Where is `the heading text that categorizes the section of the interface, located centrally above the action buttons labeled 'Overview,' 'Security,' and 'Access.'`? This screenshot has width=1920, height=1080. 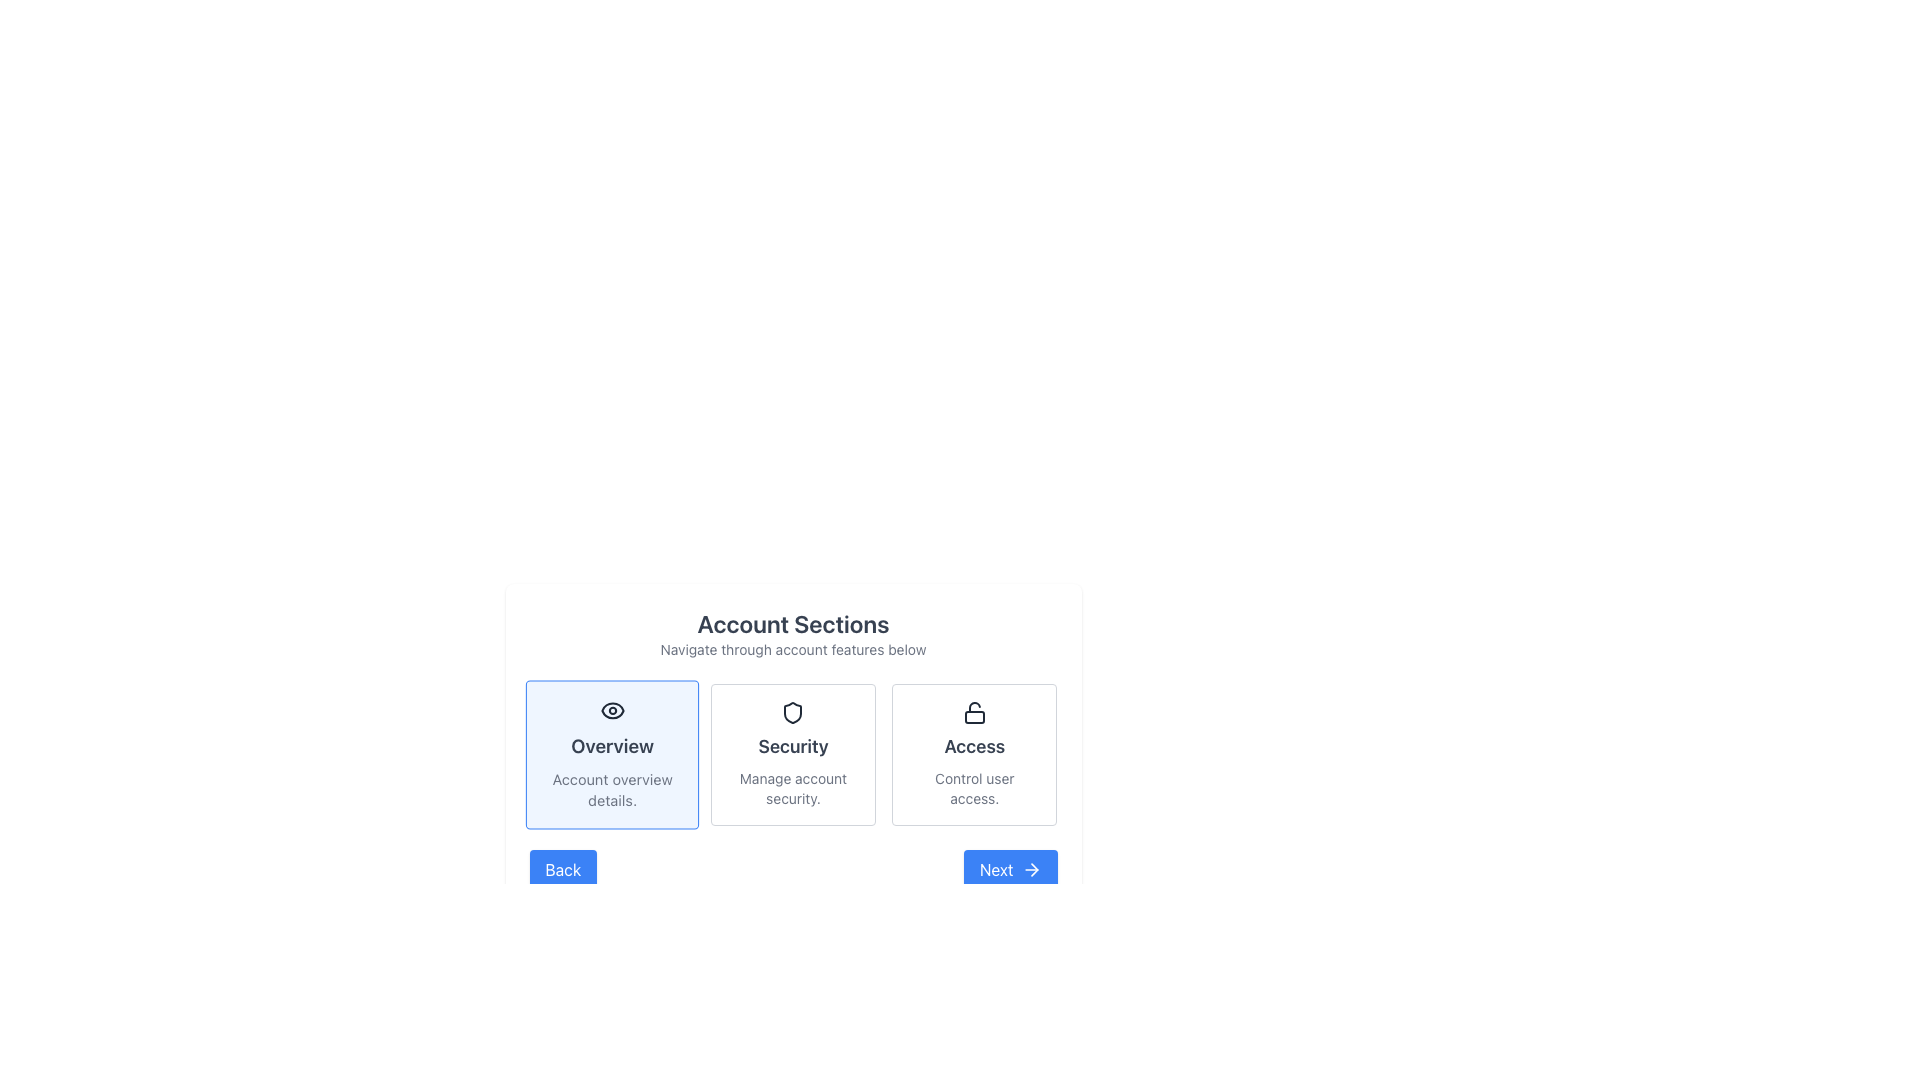
the heading text that categorizes the section of the interface, located centrally above the action buttons labeled 'Overview,' 'Security,' and 'Access.' is located at coordinates (792, 623).